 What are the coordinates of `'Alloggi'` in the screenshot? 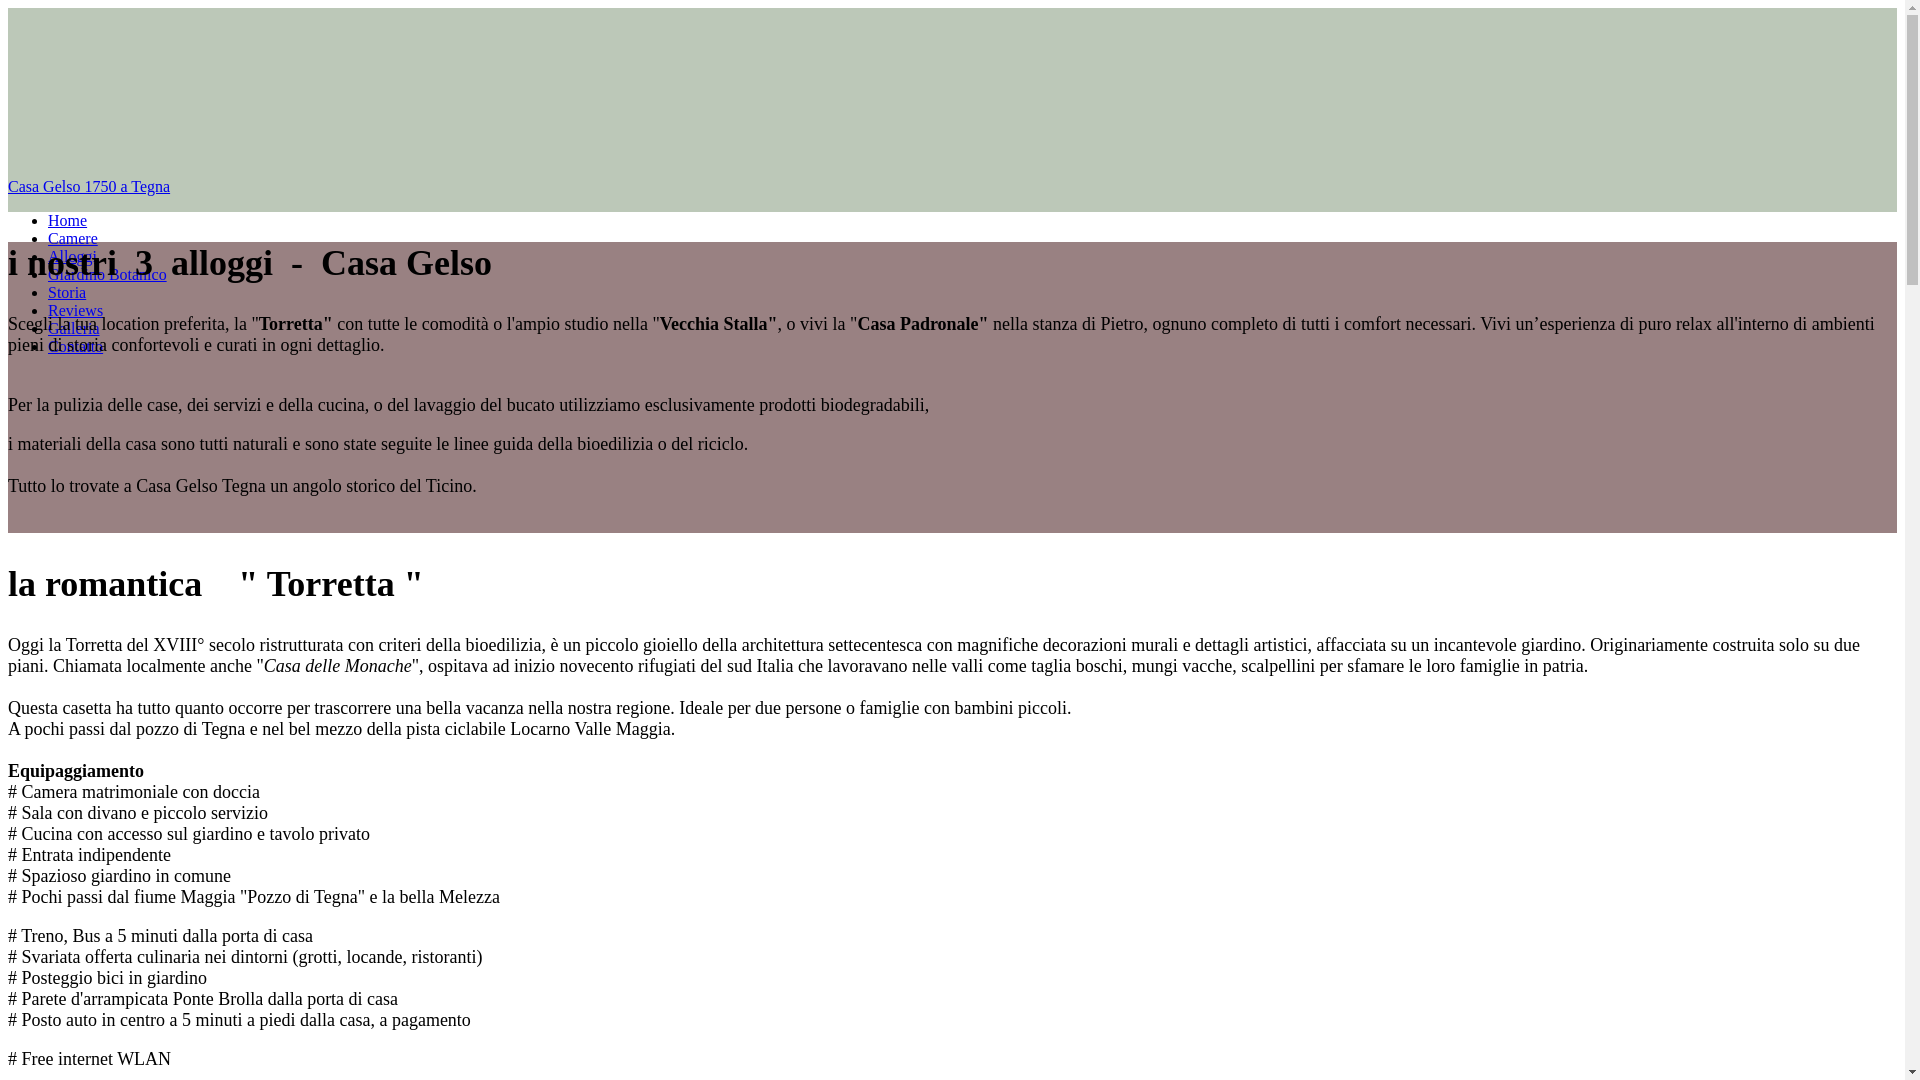 It's located at (72, 255).